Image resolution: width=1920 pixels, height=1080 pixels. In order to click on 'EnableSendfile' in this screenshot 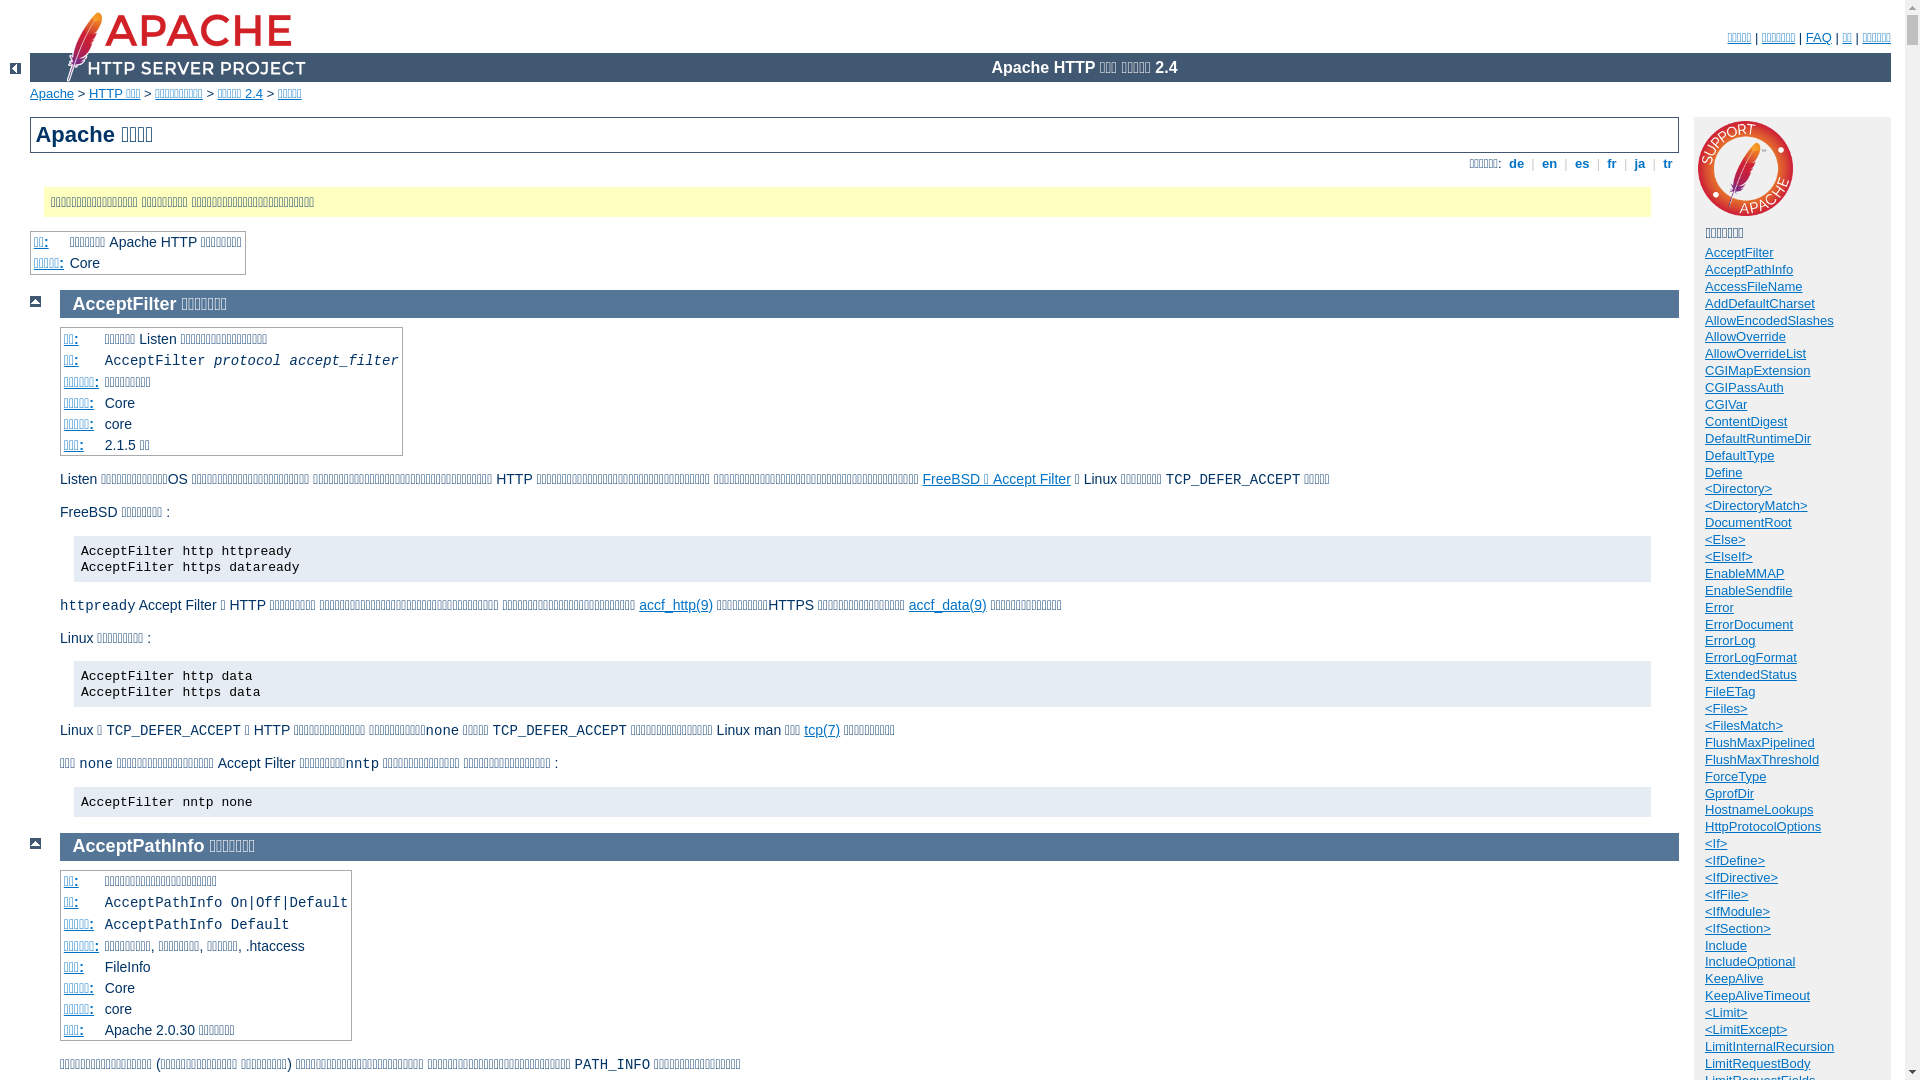, I will do `click(1747, 589)`.